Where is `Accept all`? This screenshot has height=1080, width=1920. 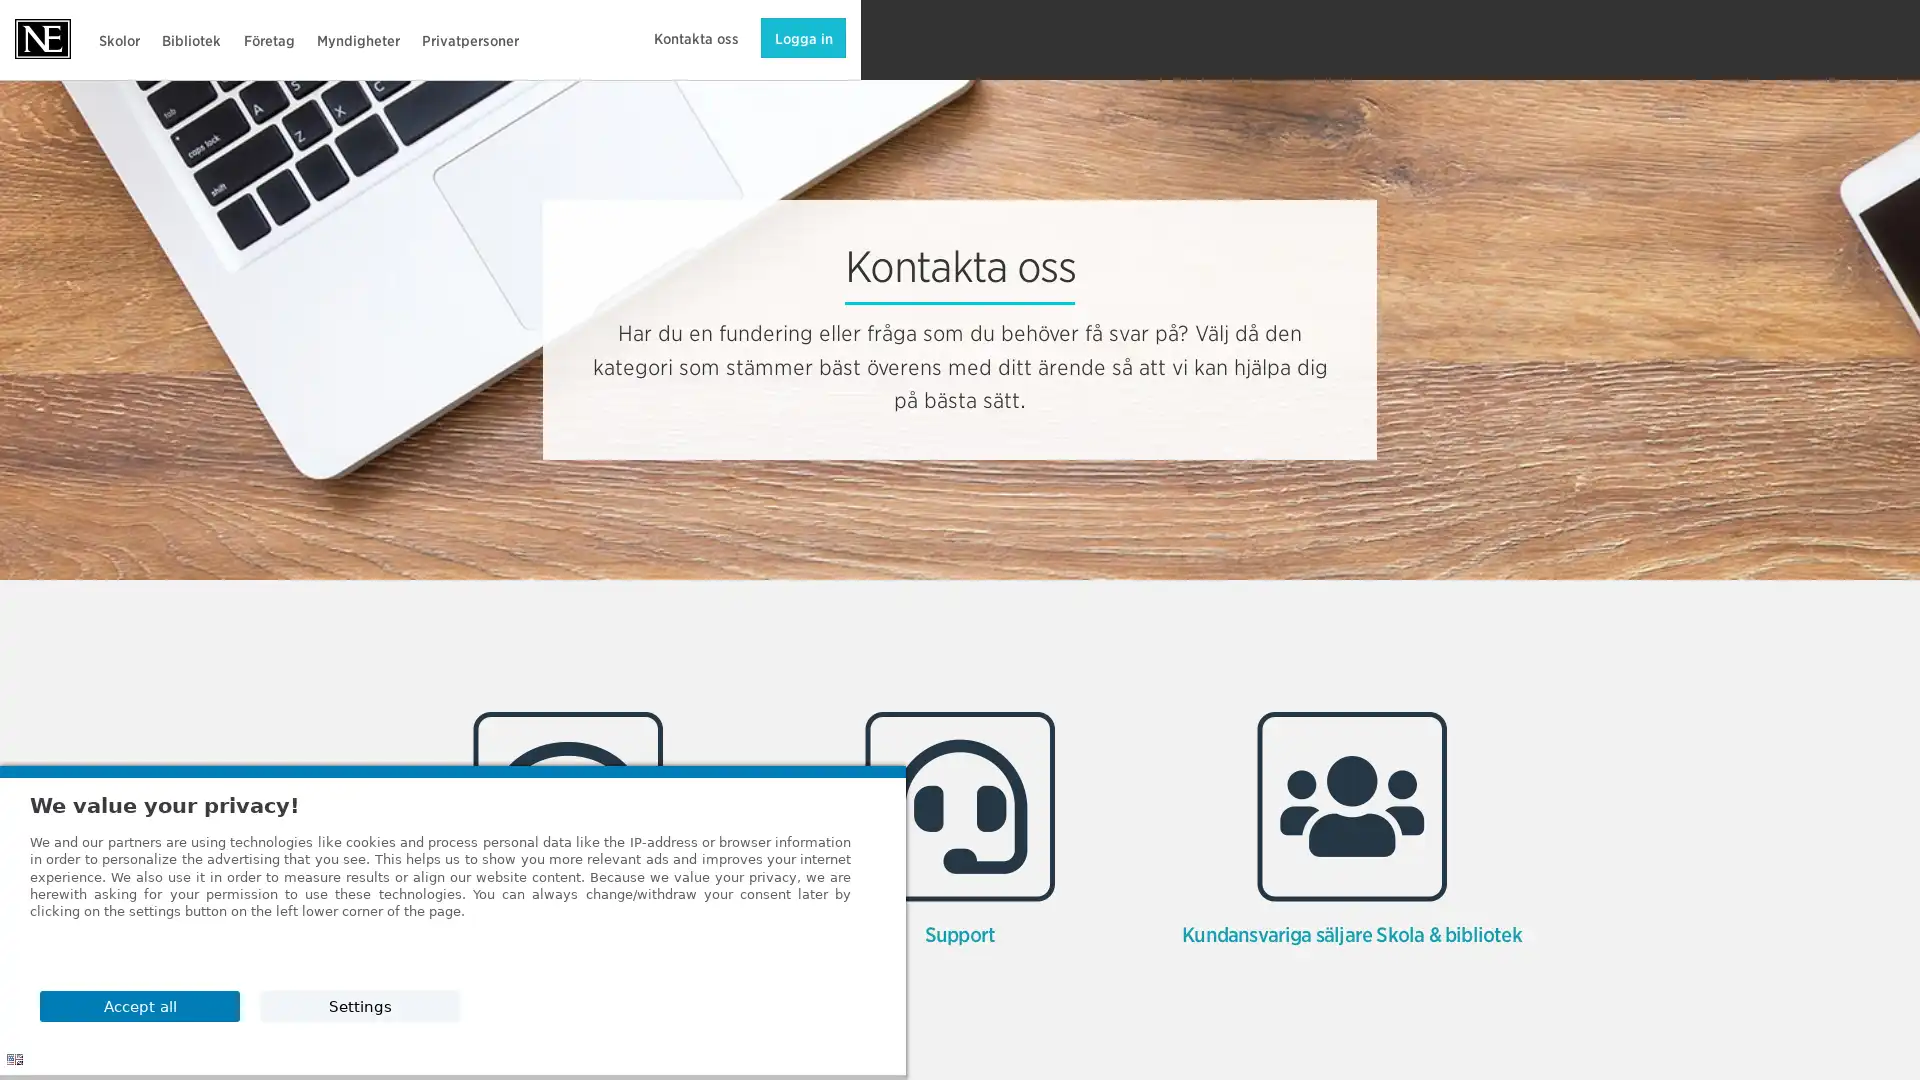 Accept all is located at coordinates (1449, 953).